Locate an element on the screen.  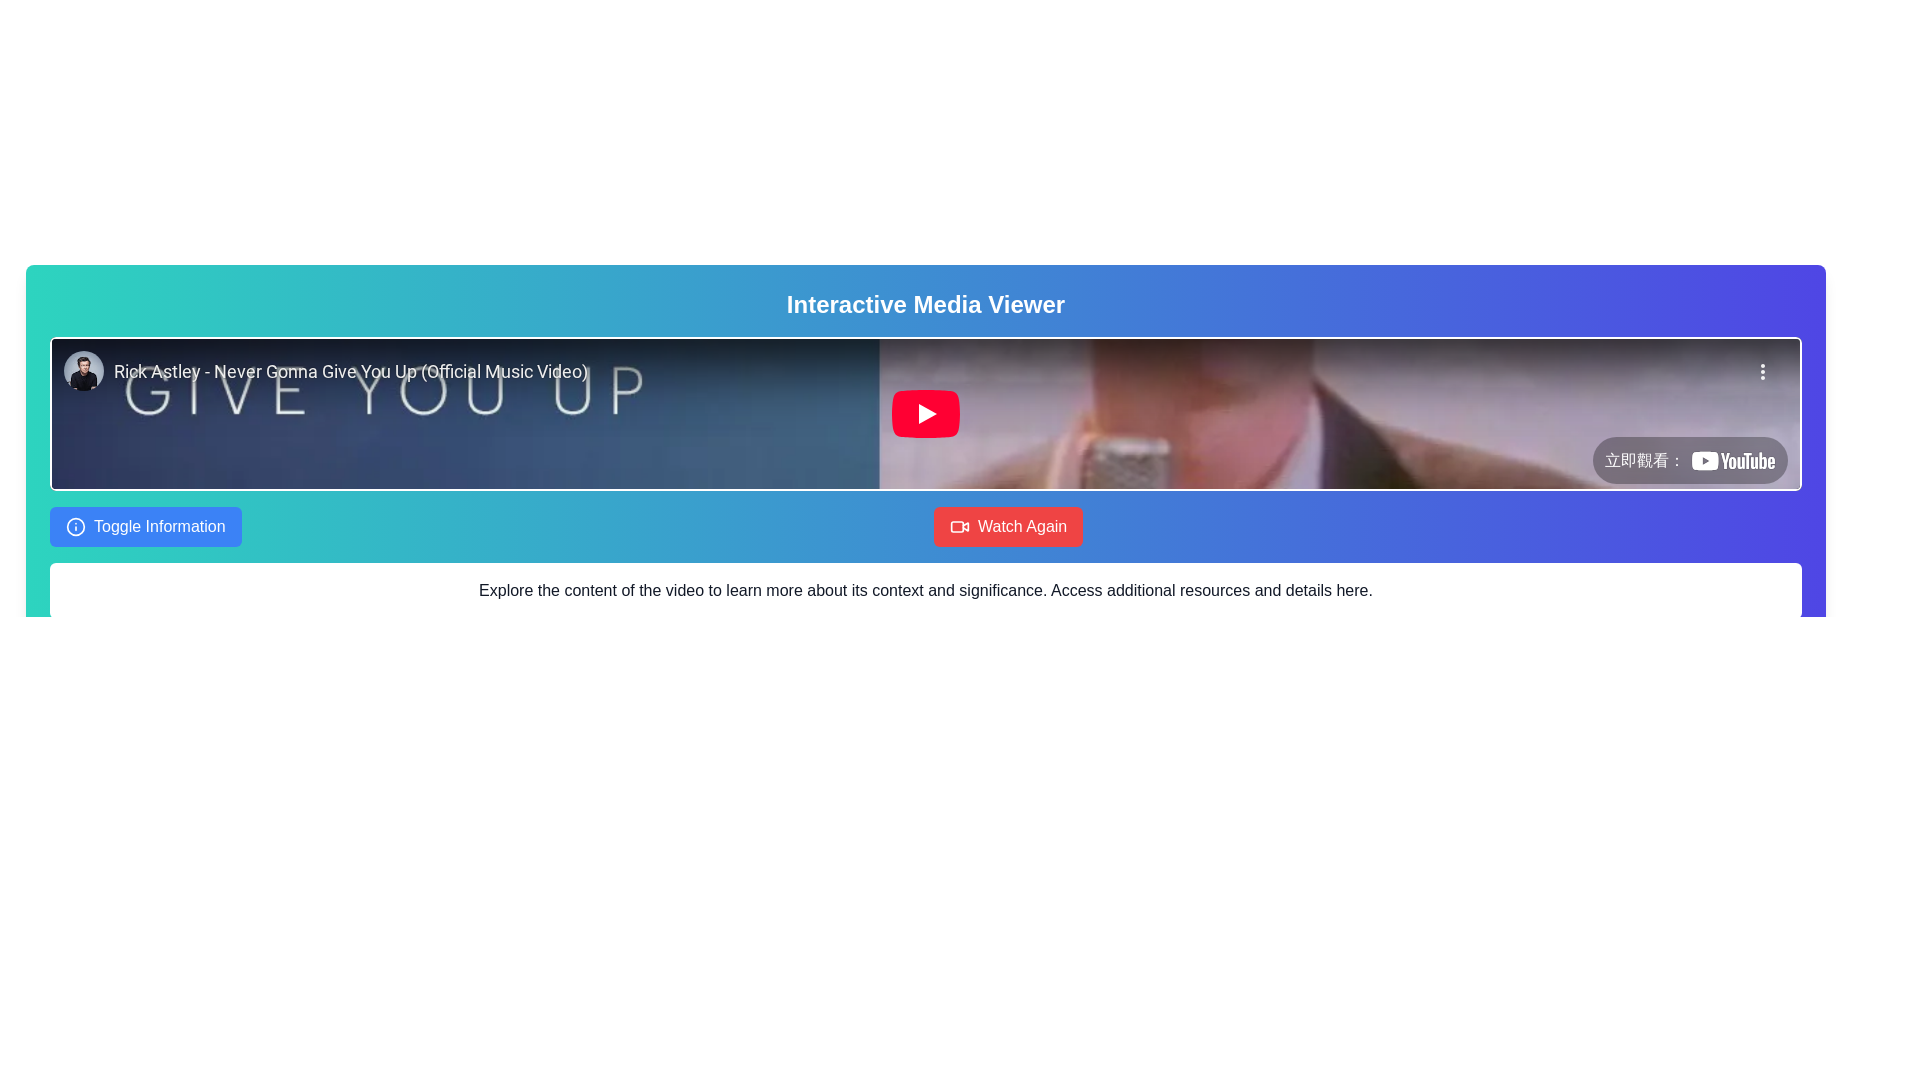
the media restart button located towards the right-center of the interactive media viewer interface to restart the video playback is located at coordinates (1008, 526).